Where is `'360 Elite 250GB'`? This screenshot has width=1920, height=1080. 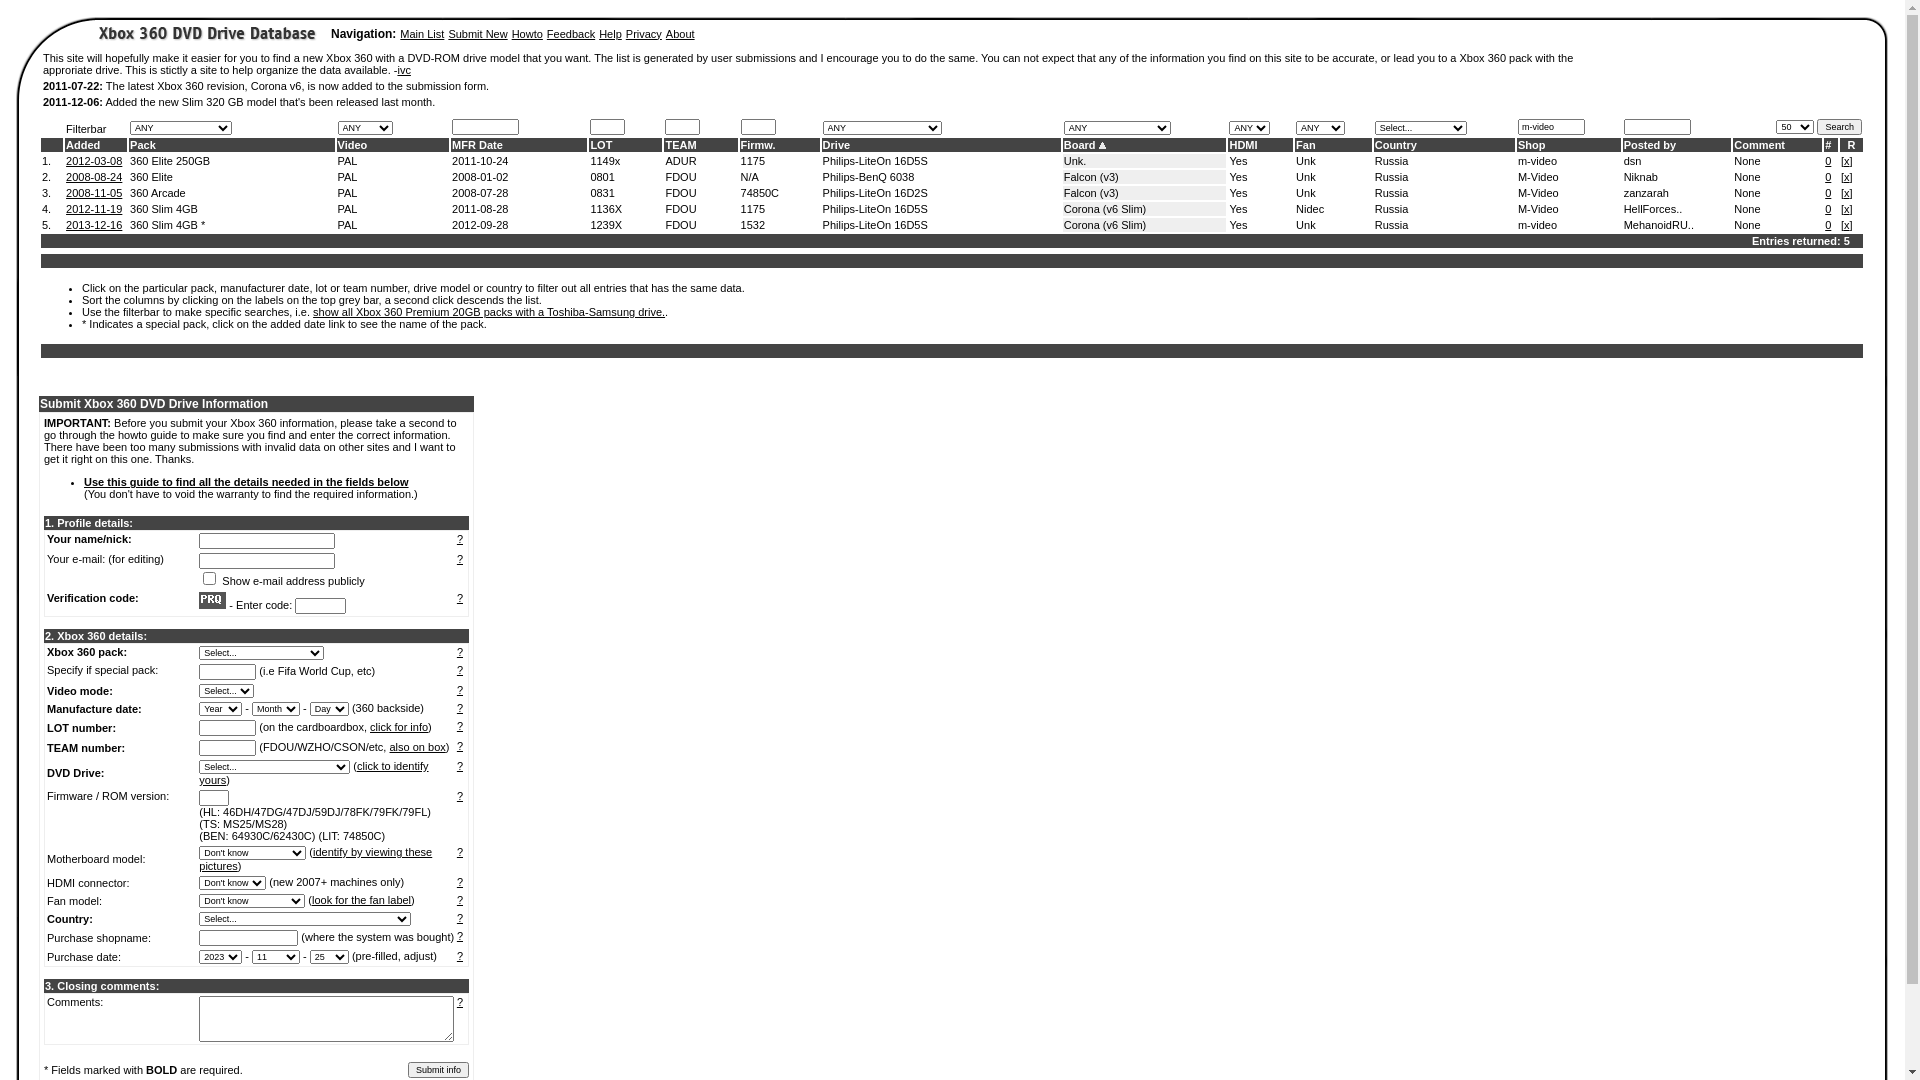
'360 Elite 250GB' is located at coordinates (169, 160).